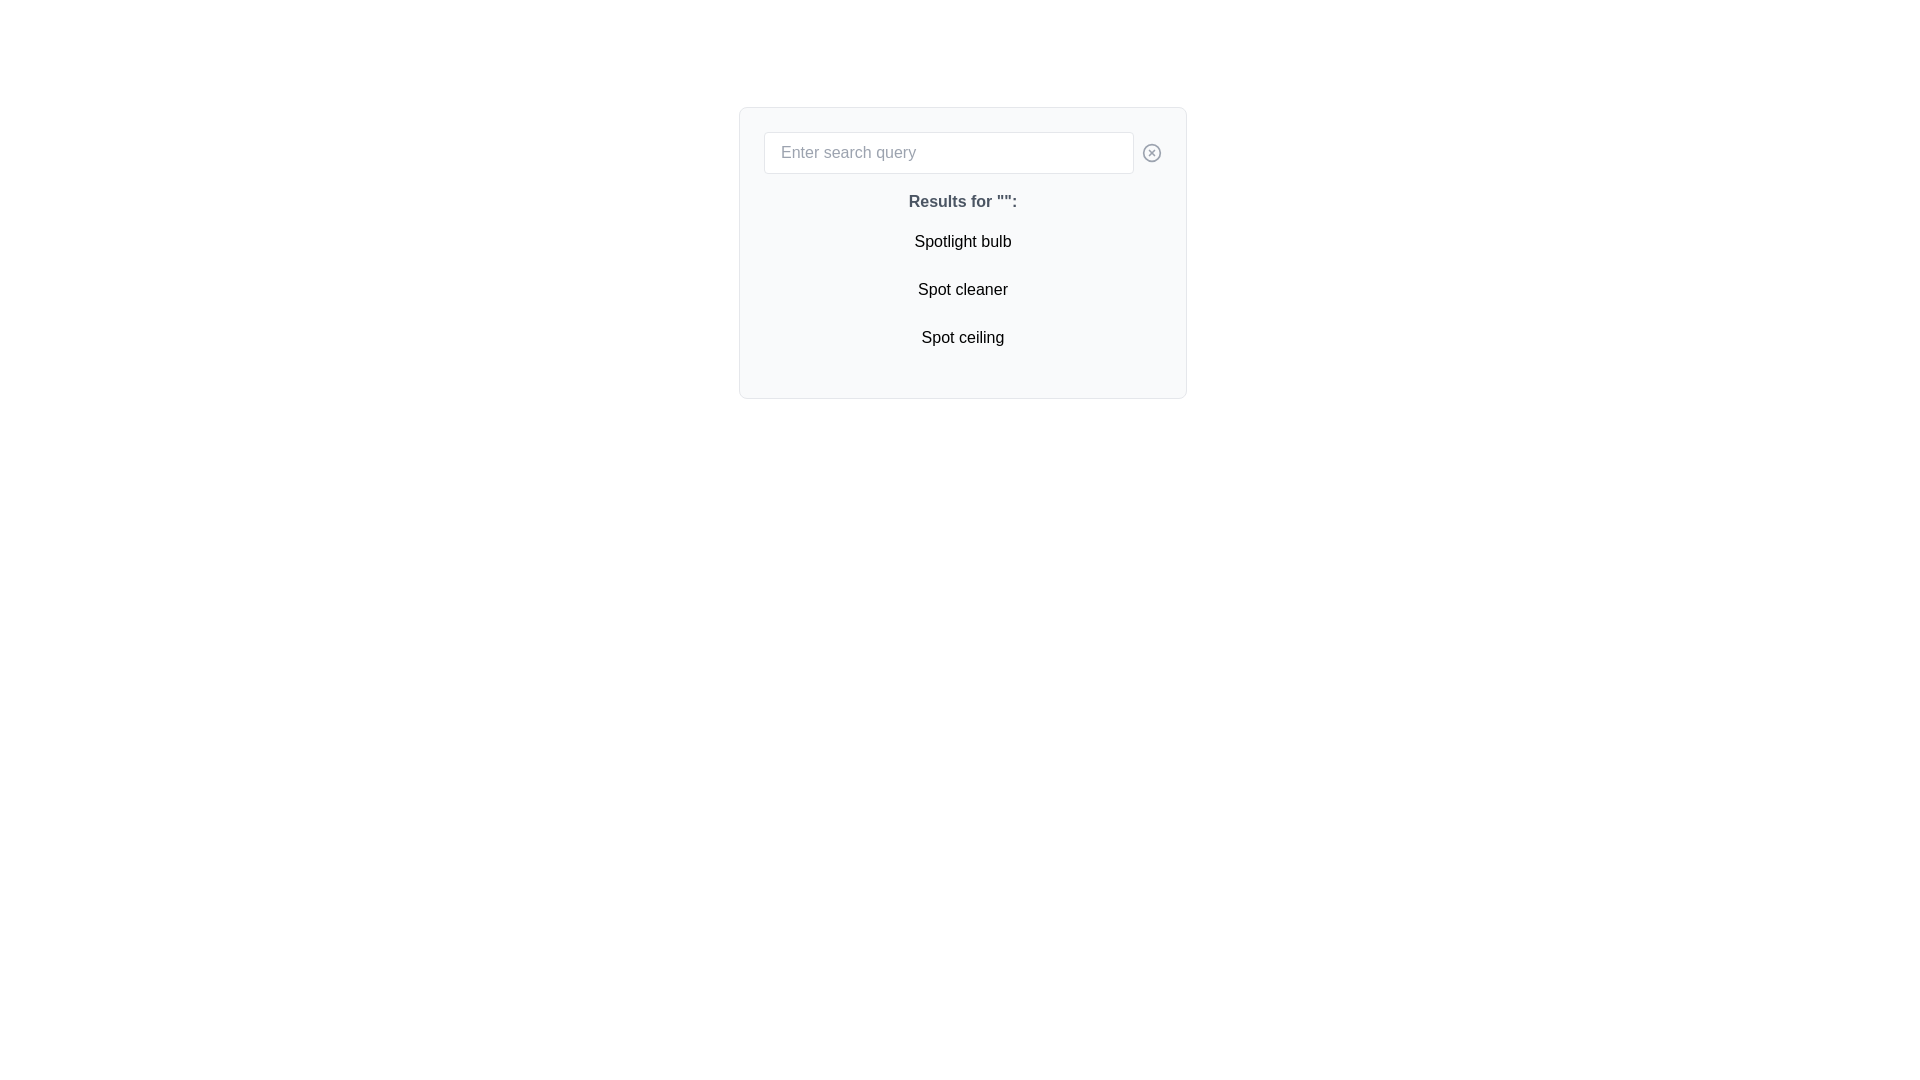 This screenshot has width=1920, height=1080. I want to click on the static textual character 't' in the word 'Spot' of the label 'Spot ceiling', which is located in the lower right section of the search result box, so click(951, 336).